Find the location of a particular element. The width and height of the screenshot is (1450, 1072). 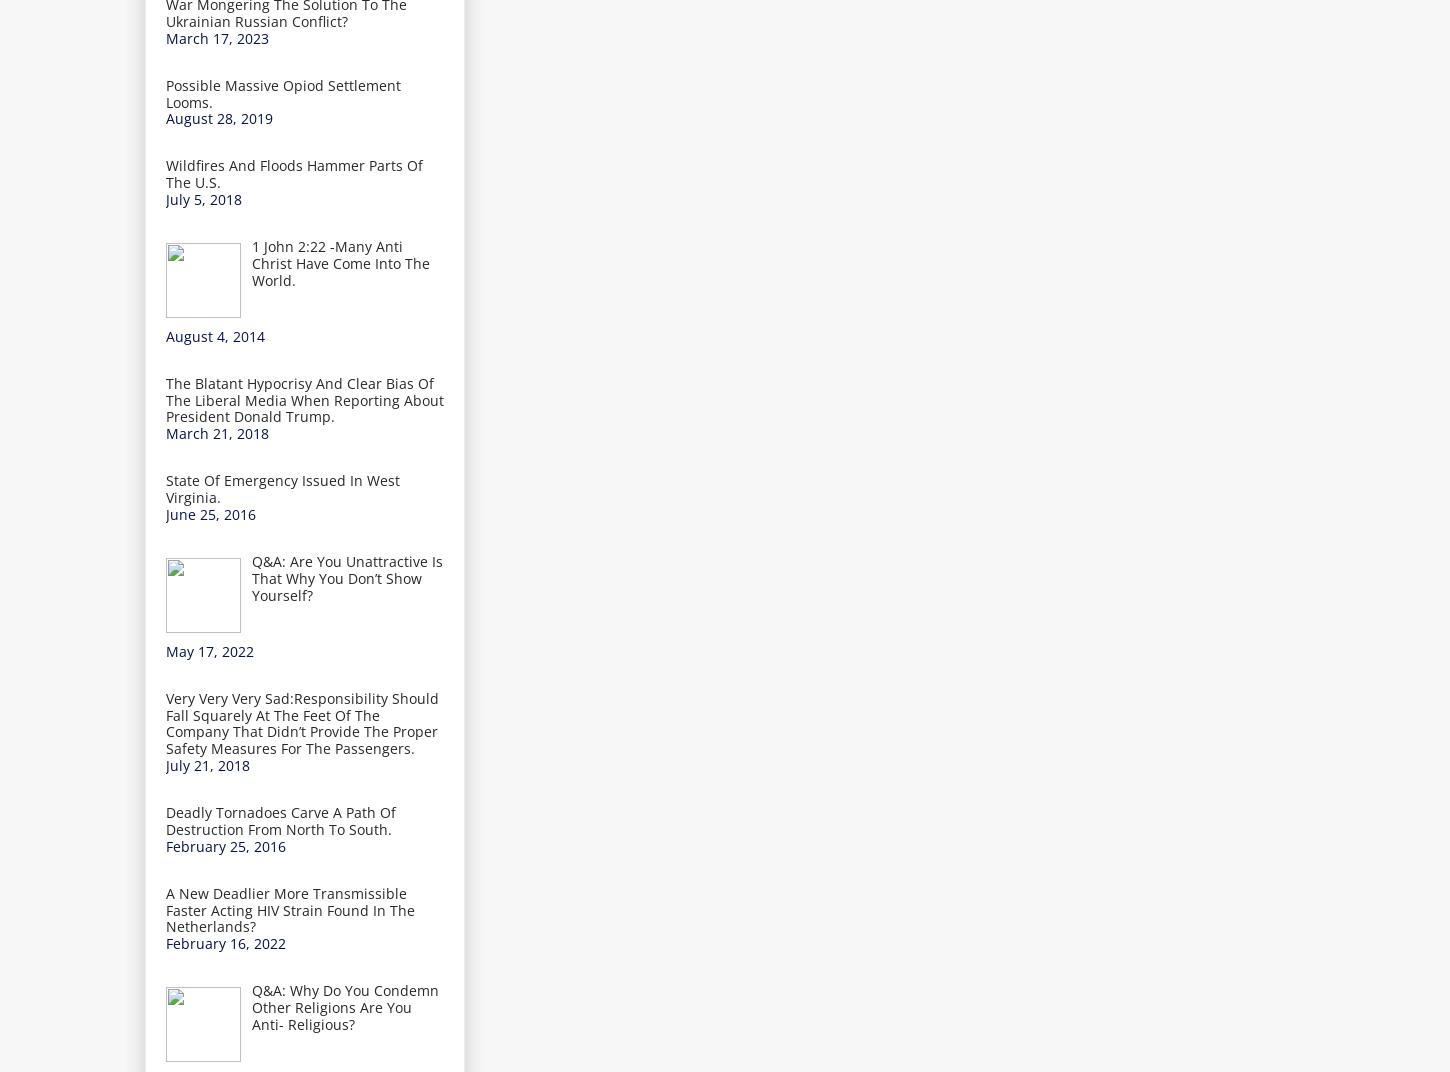

'March 17, 2023' is located at coordinates (216, 36).